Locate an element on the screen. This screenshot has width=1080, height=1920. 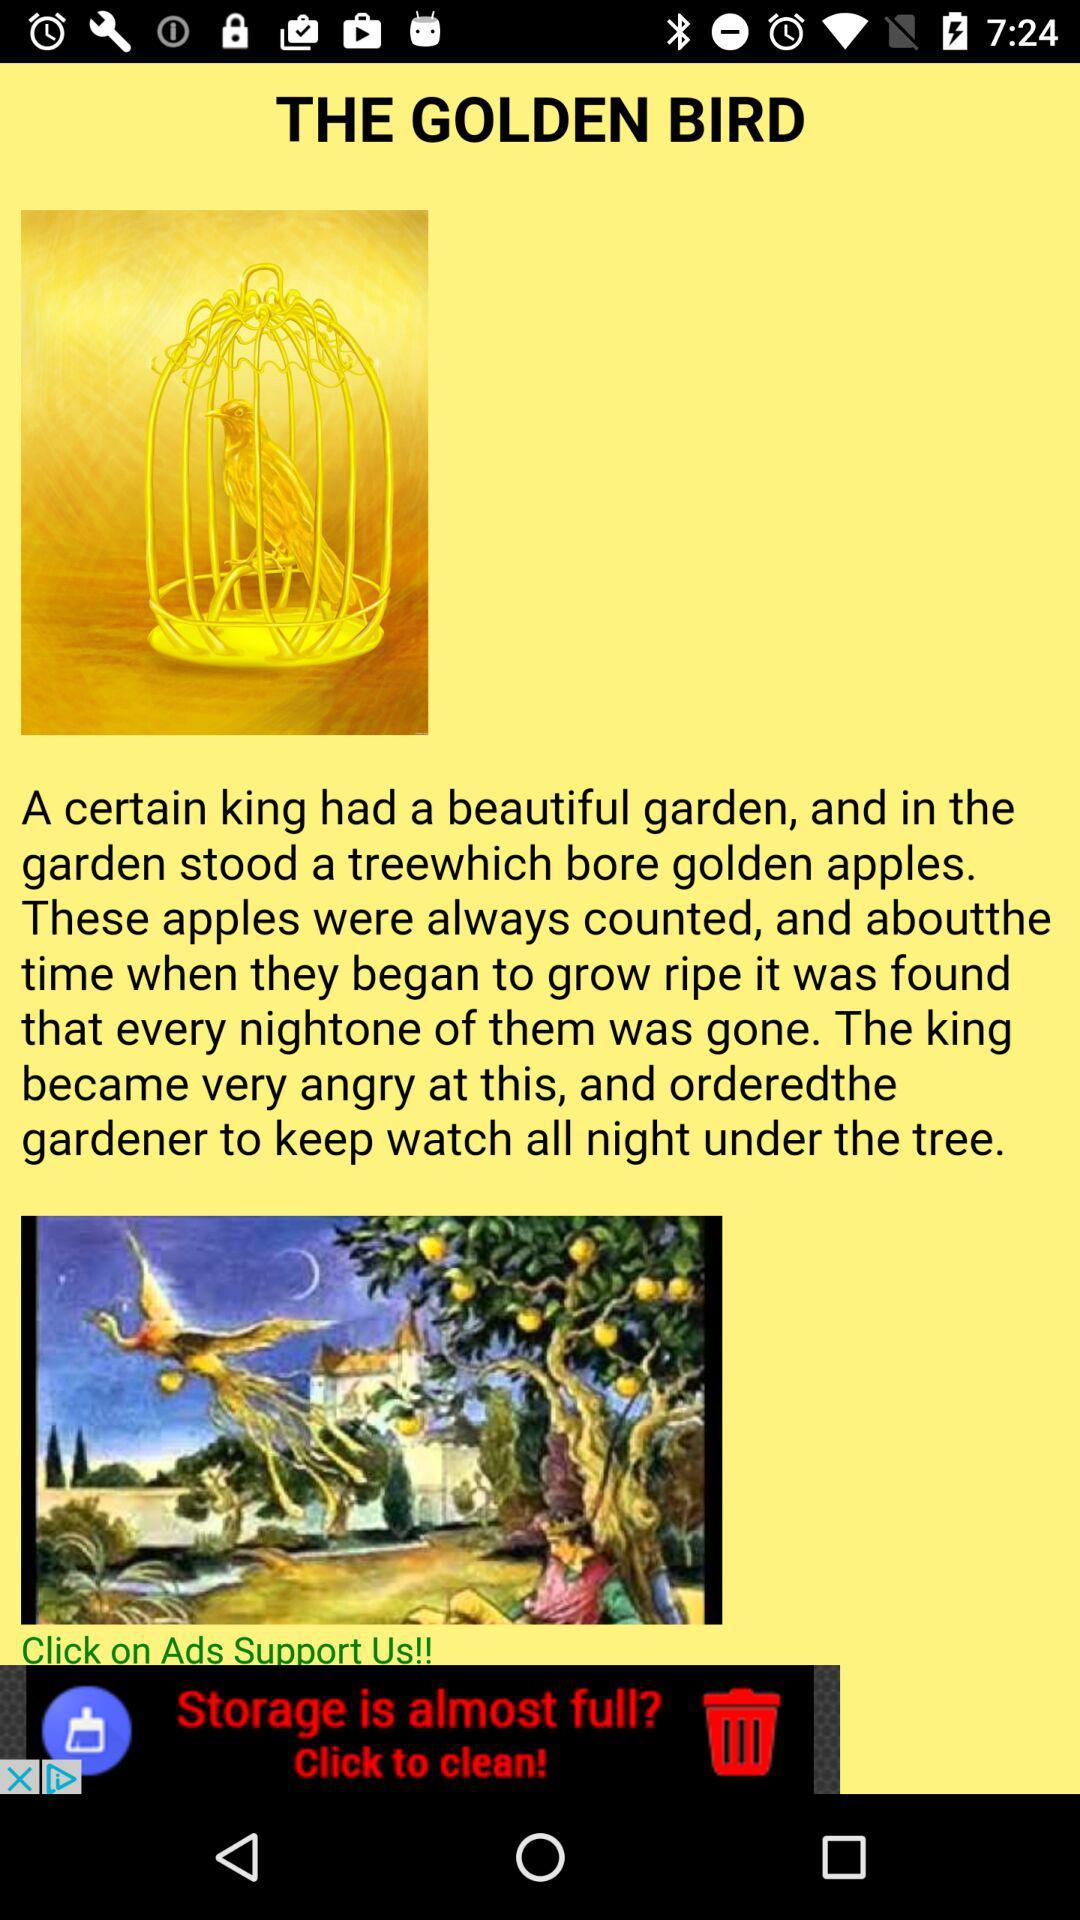
advertisement website is located at coordinates (419, 1728).